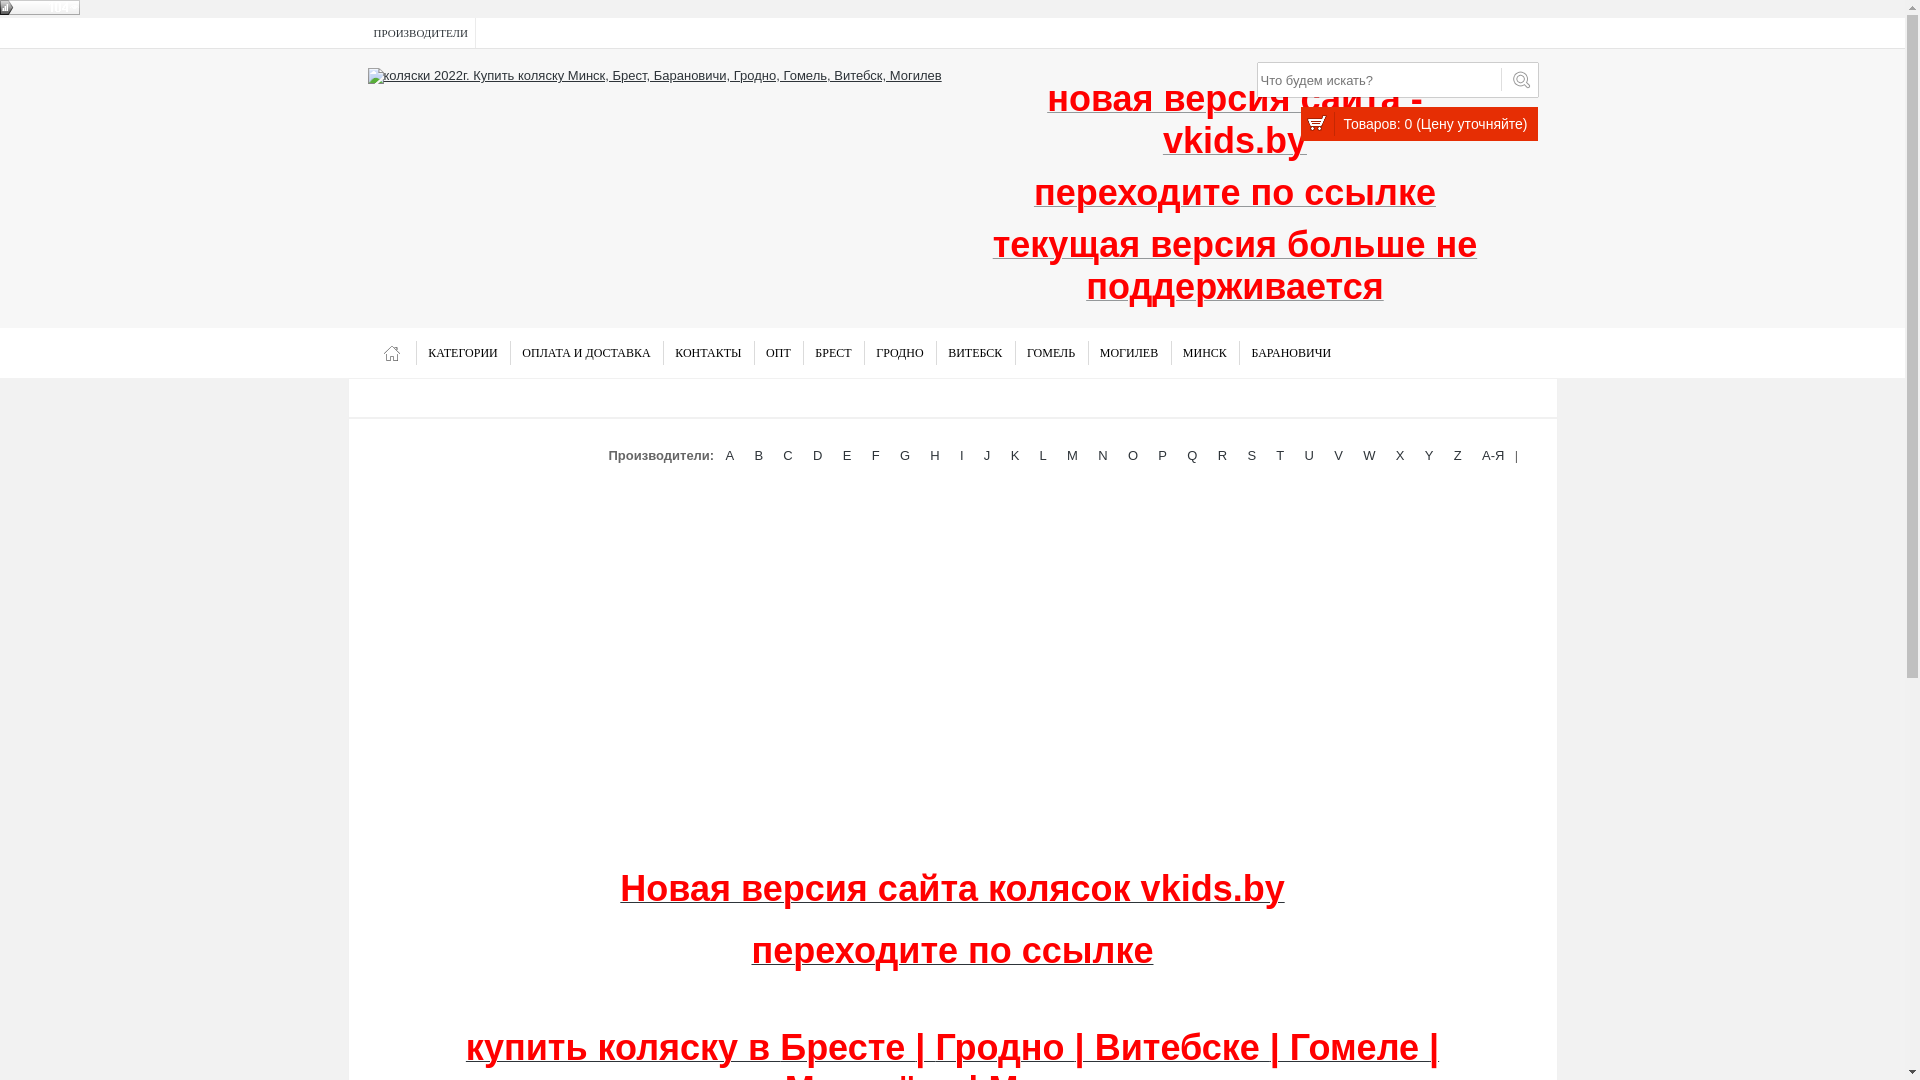 The image size is (1920, 1080). Describe the element at coordinates (786, 455) in the screenshot. I see `'C'` at that location.